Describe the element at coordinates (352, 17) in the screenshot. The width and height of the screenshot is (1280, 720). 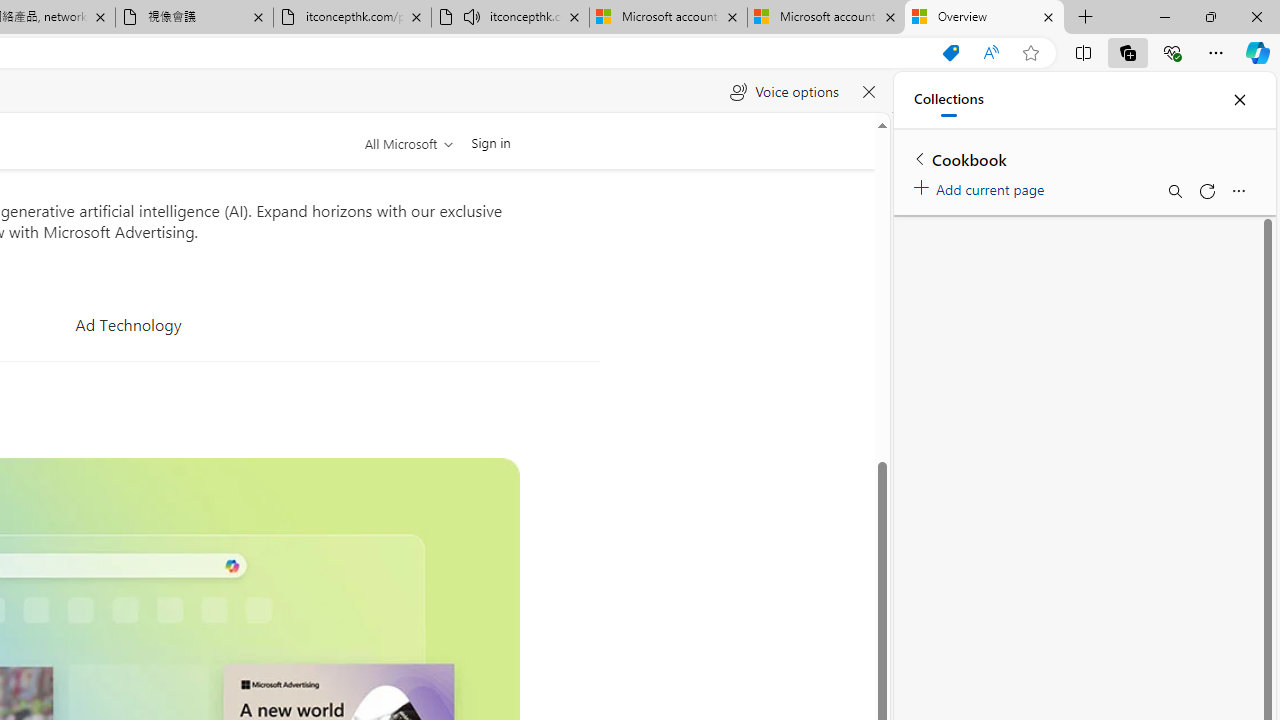
I see `'itconcepthk.com/projector_solutions.mp4'` at that location.